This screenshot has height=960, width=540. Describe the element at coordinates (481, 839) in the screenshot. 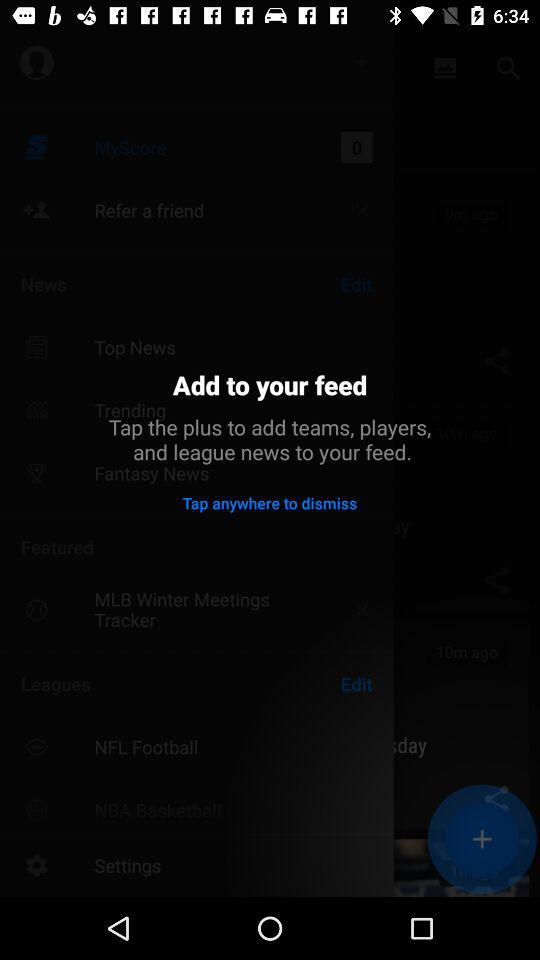

I see `the symbol in the blue color circle at the bottom right corner of the page` at that location.